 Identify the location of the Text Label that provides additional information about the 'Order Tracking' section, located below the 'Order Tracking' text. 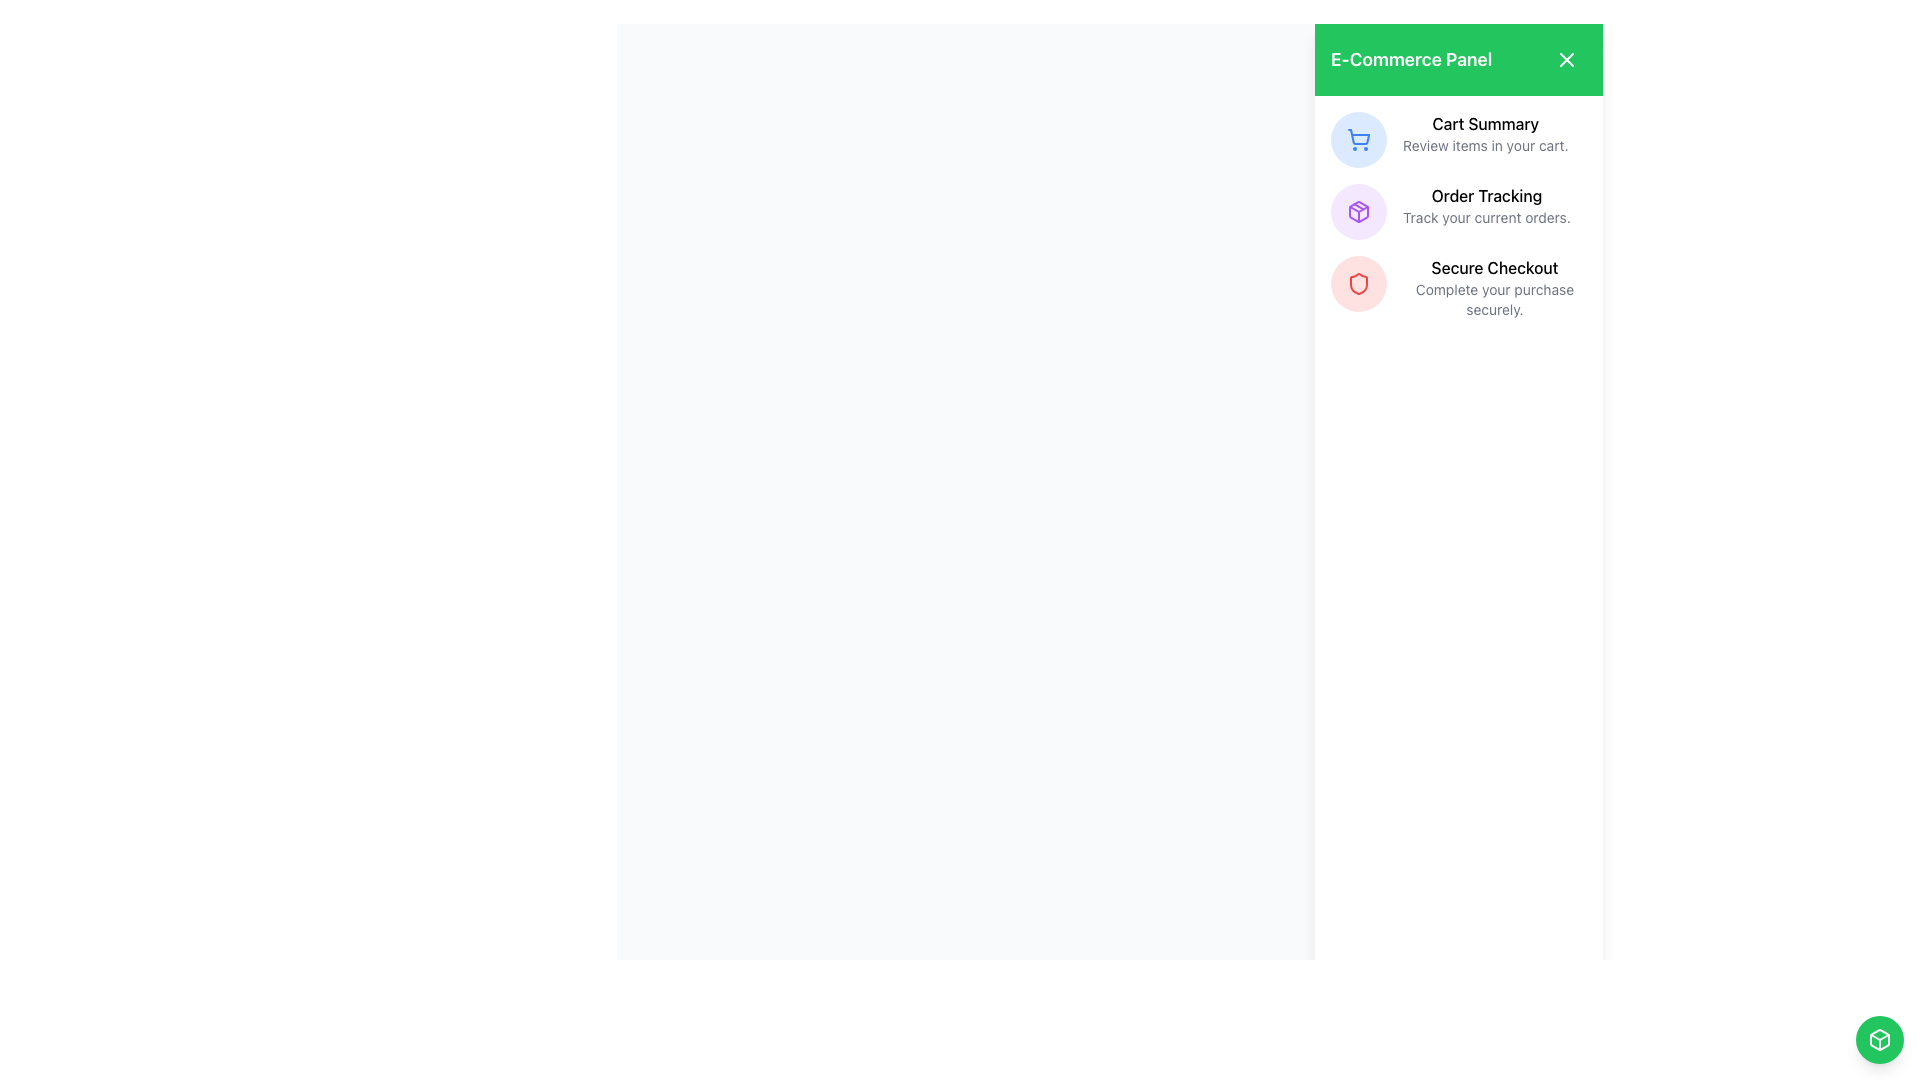
(1486, 218).